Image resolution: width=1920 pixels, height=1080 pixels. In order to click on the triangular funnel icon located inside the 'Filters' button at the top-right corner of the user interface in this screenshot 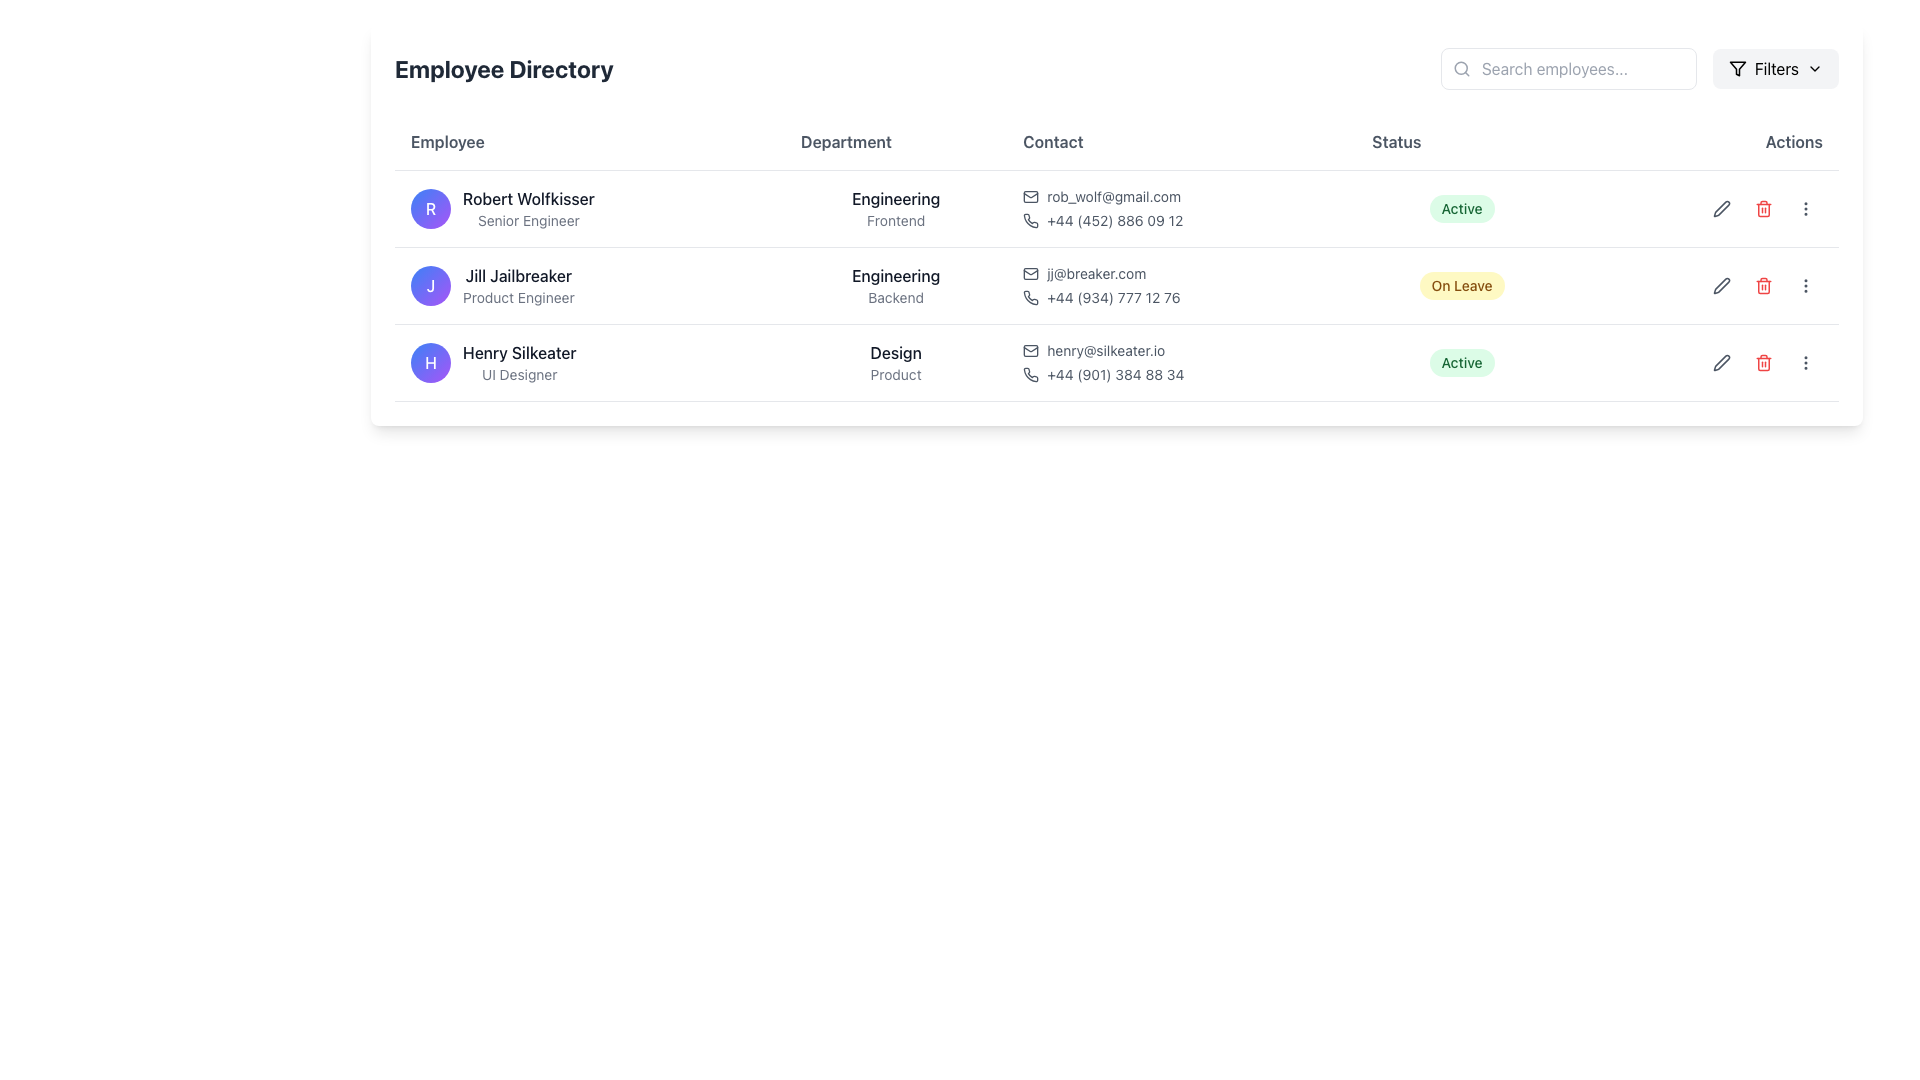, I will do `click(1736, 68)`.